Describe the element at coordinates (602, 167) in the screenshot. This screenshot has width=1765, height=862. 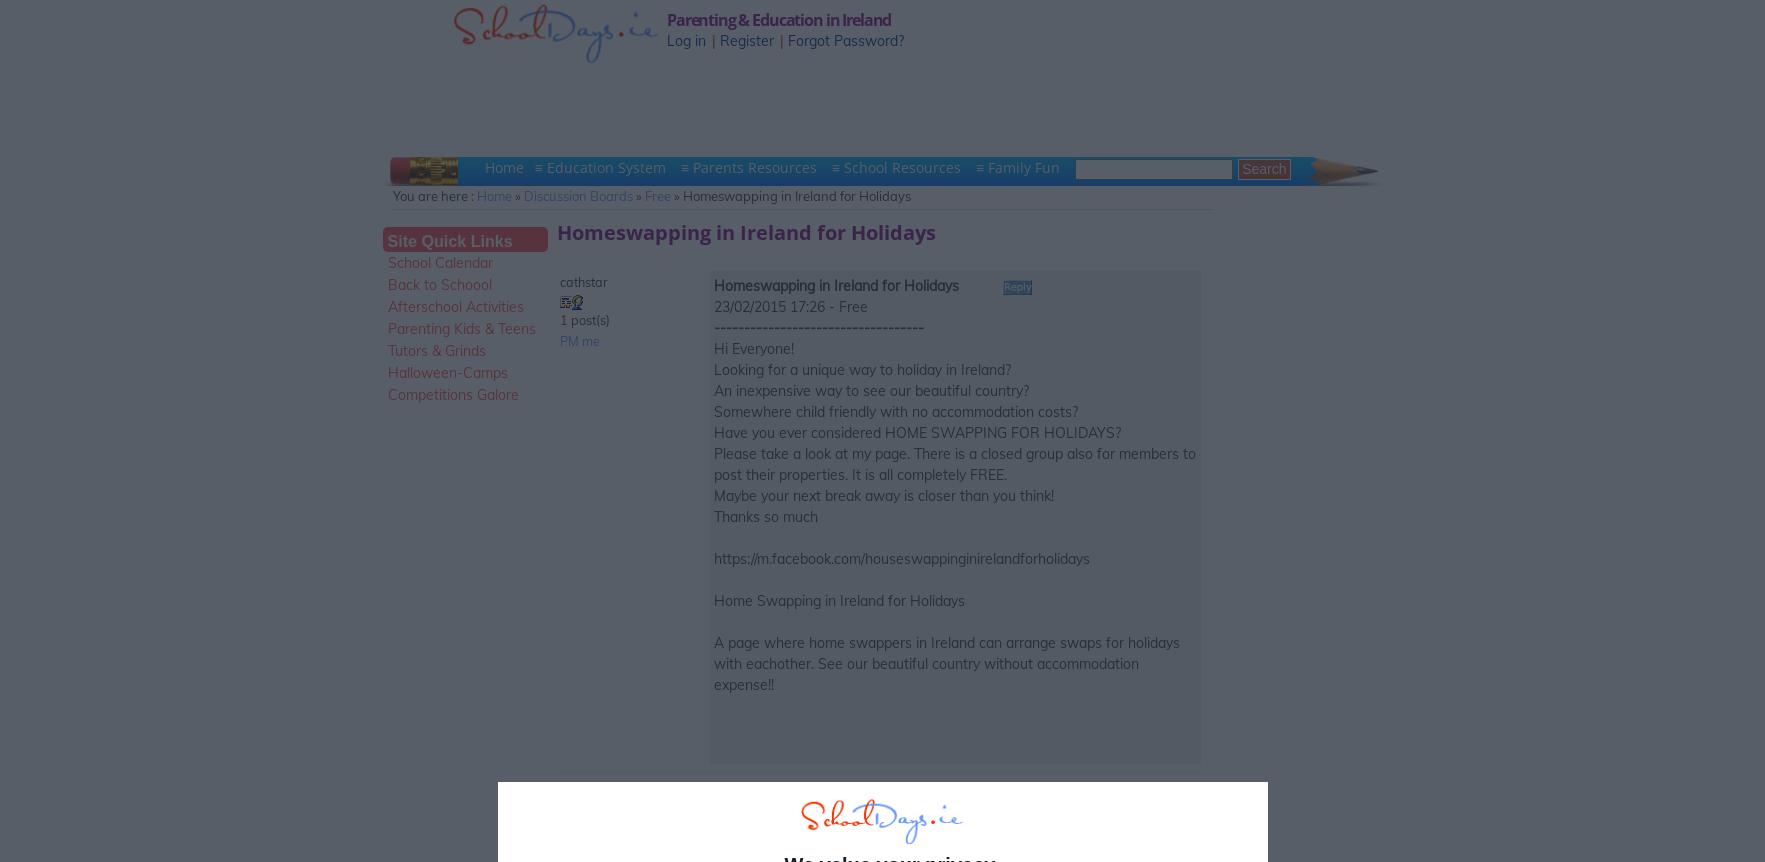
I see `'≡ Education System'` at that location.